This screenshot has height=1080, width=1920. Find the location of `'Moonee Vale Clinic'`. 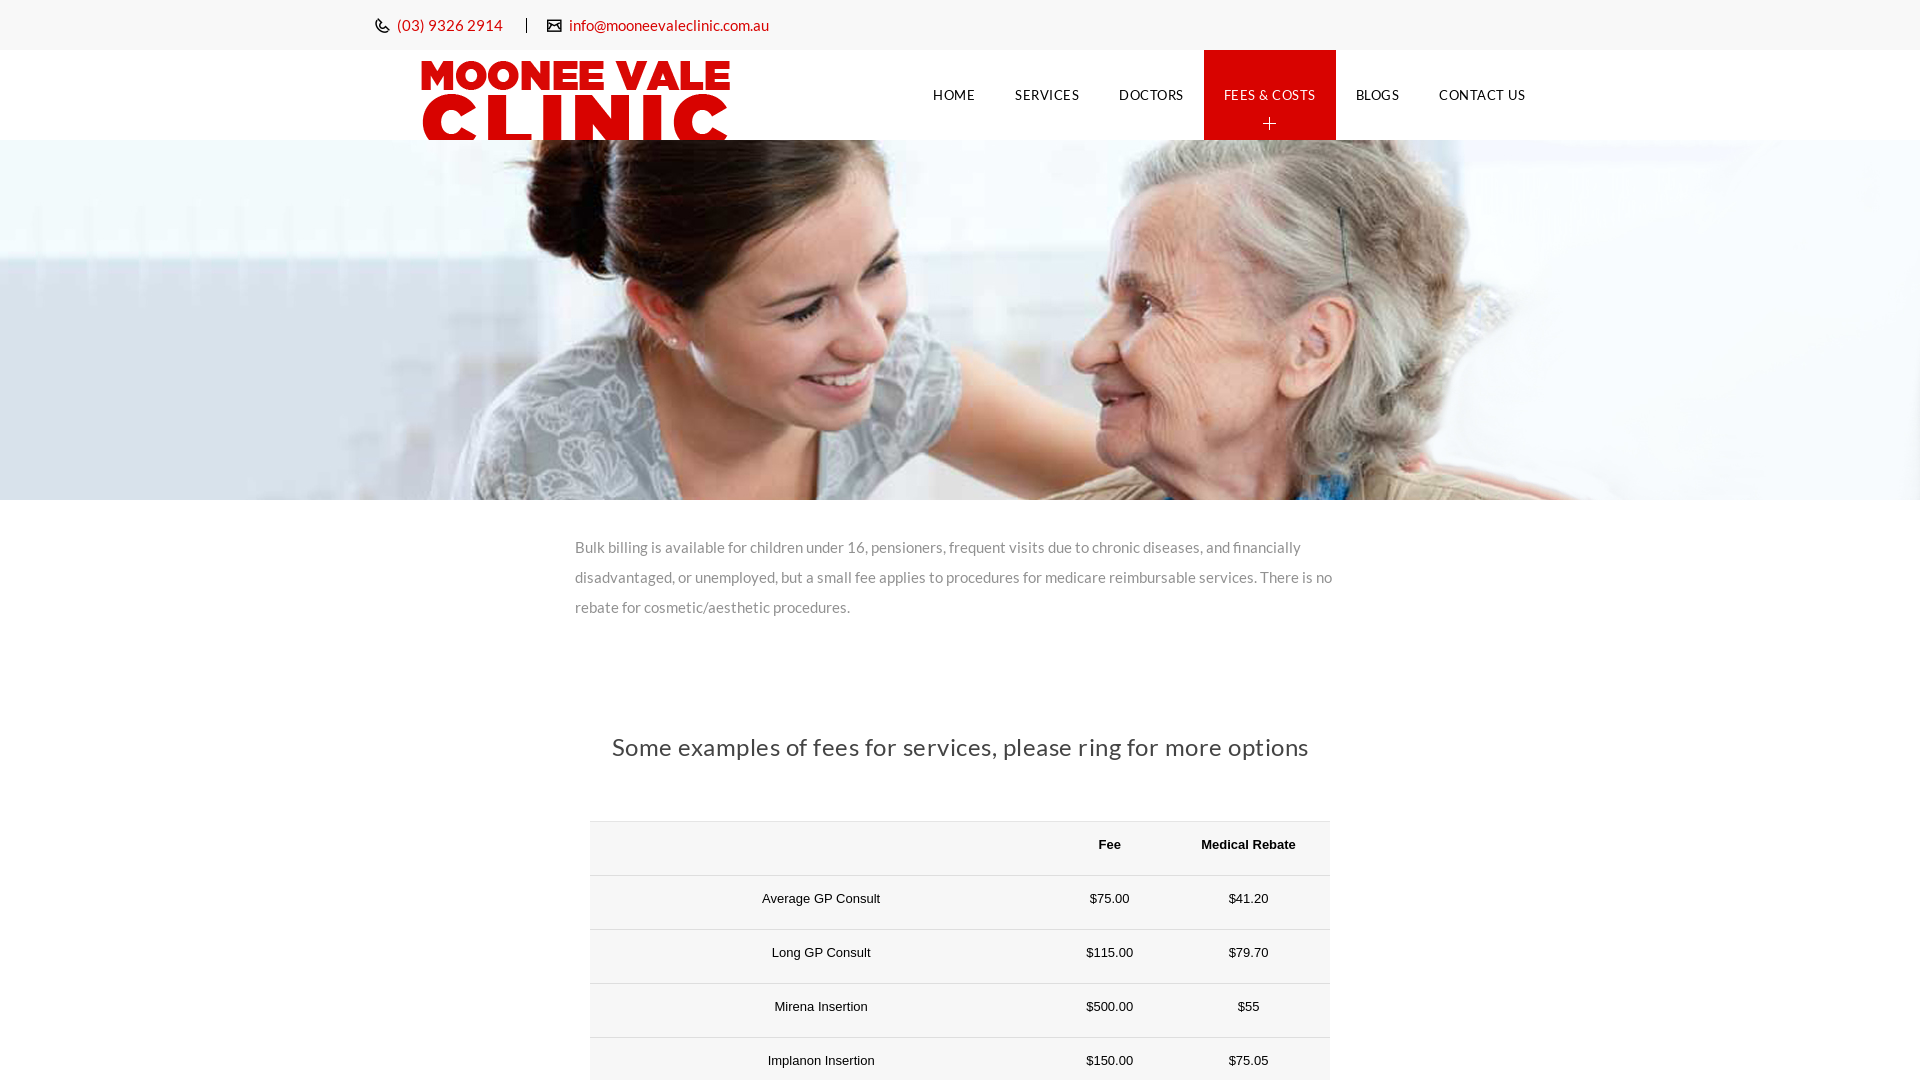

'Moonee Vale Clinic' is located at coordinates (574, 95).